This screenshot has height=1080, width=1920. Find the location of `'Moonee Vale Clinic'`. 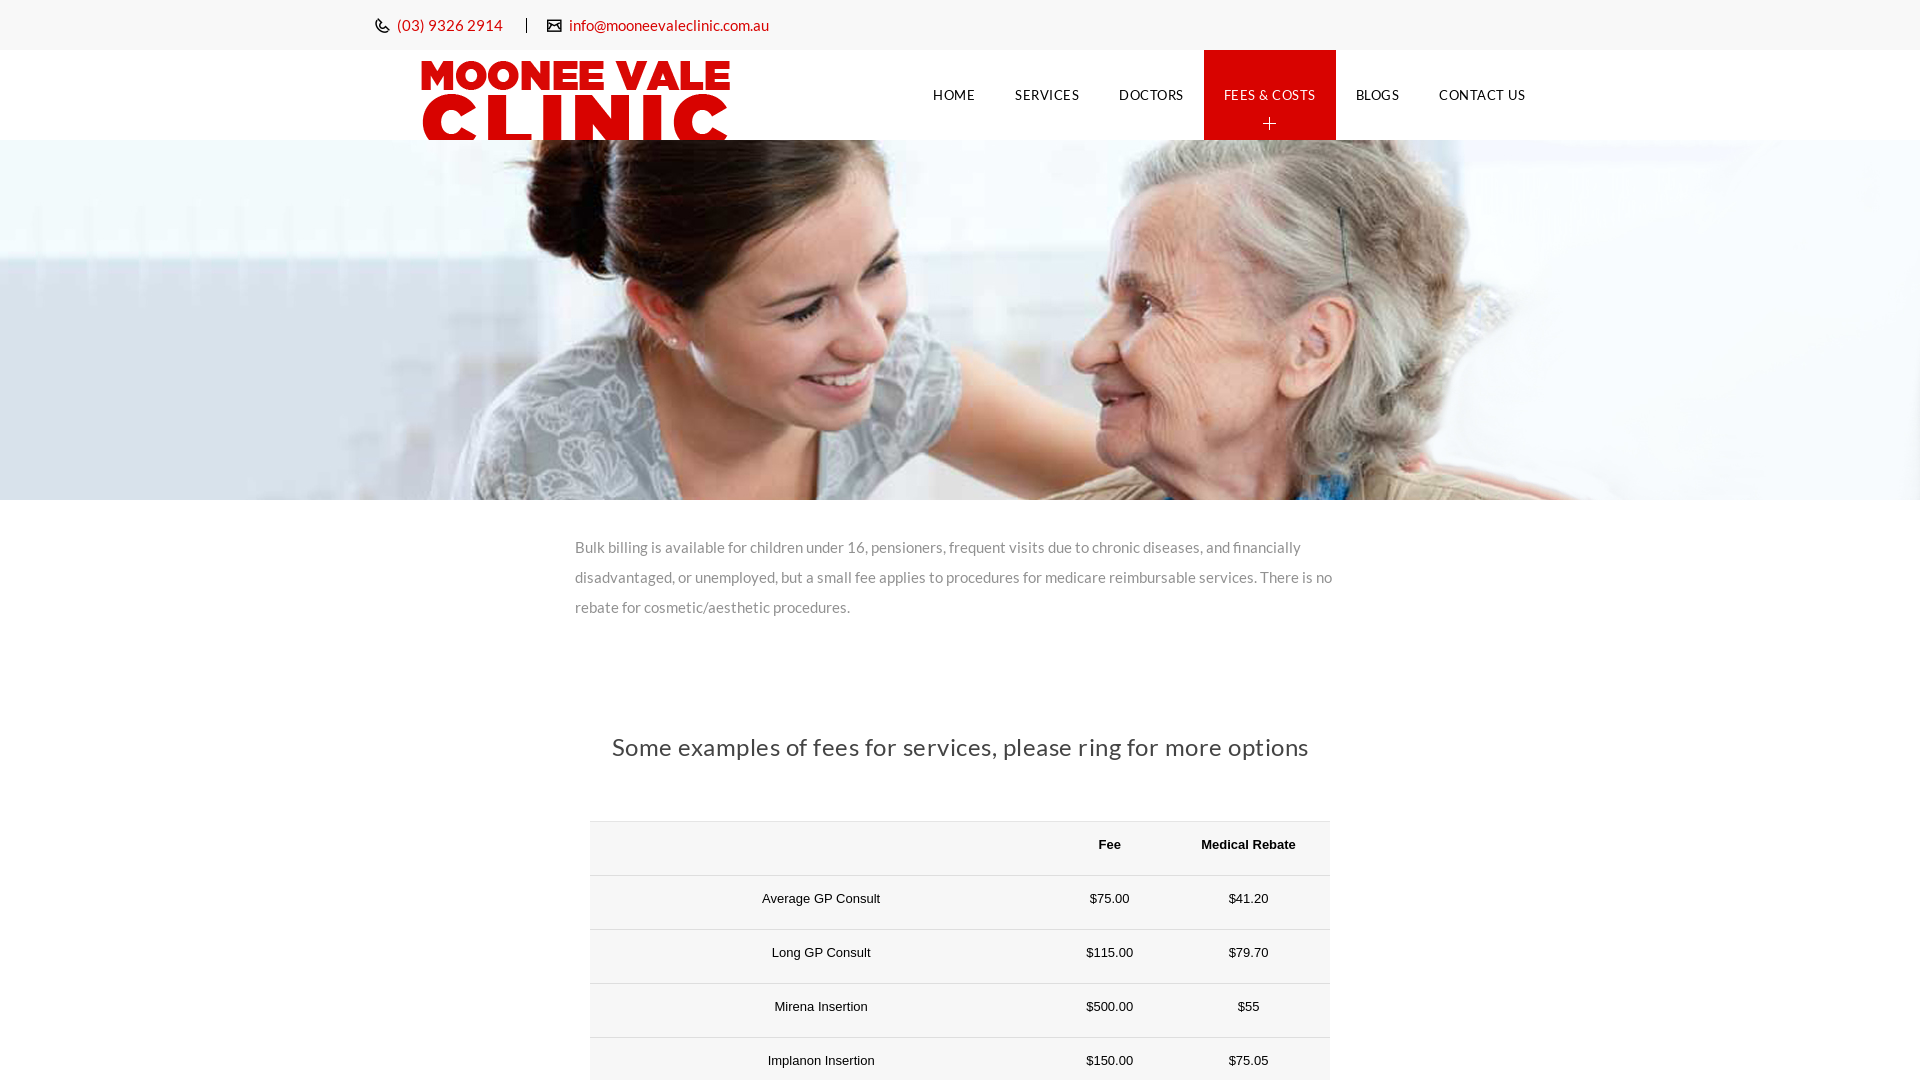

'Moonee Vale Clinic' is located at coordinates (574, 95).